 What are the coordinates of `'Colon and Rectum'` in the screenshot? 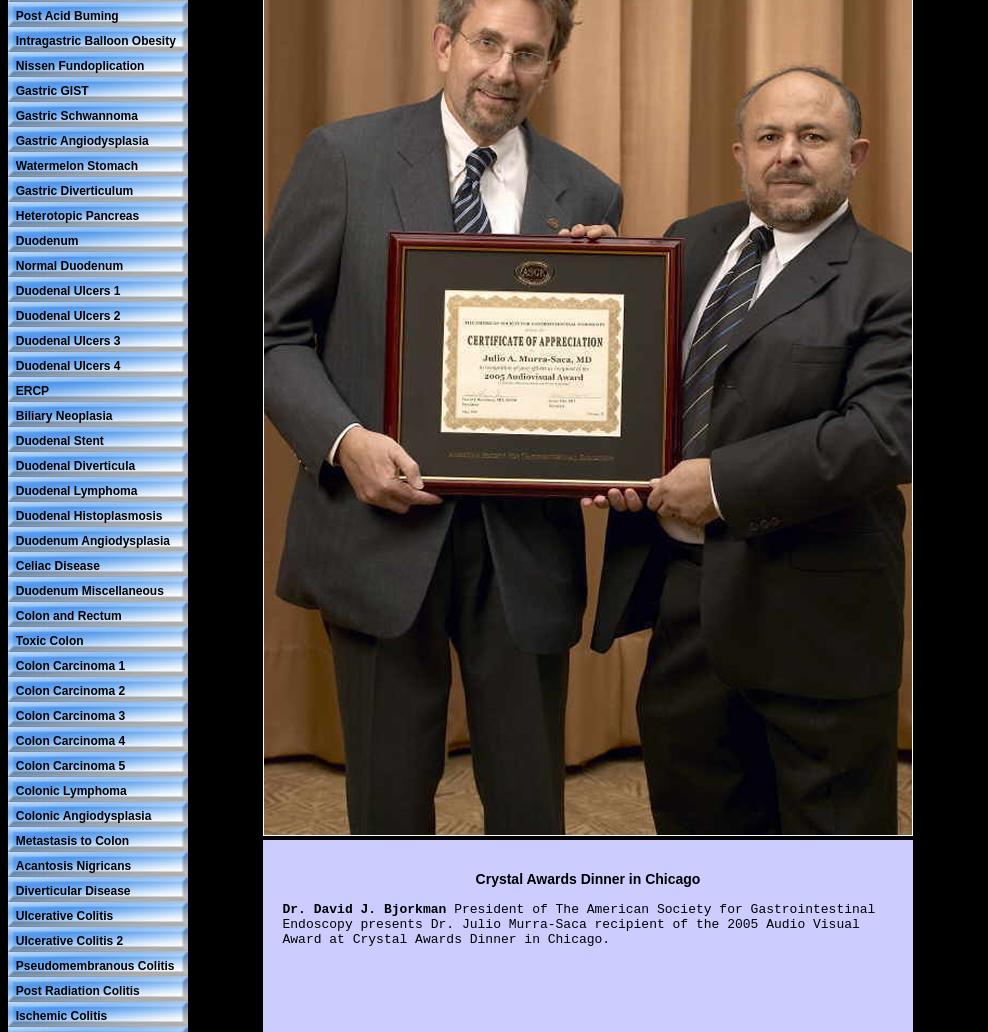 It's located at (14, 614).